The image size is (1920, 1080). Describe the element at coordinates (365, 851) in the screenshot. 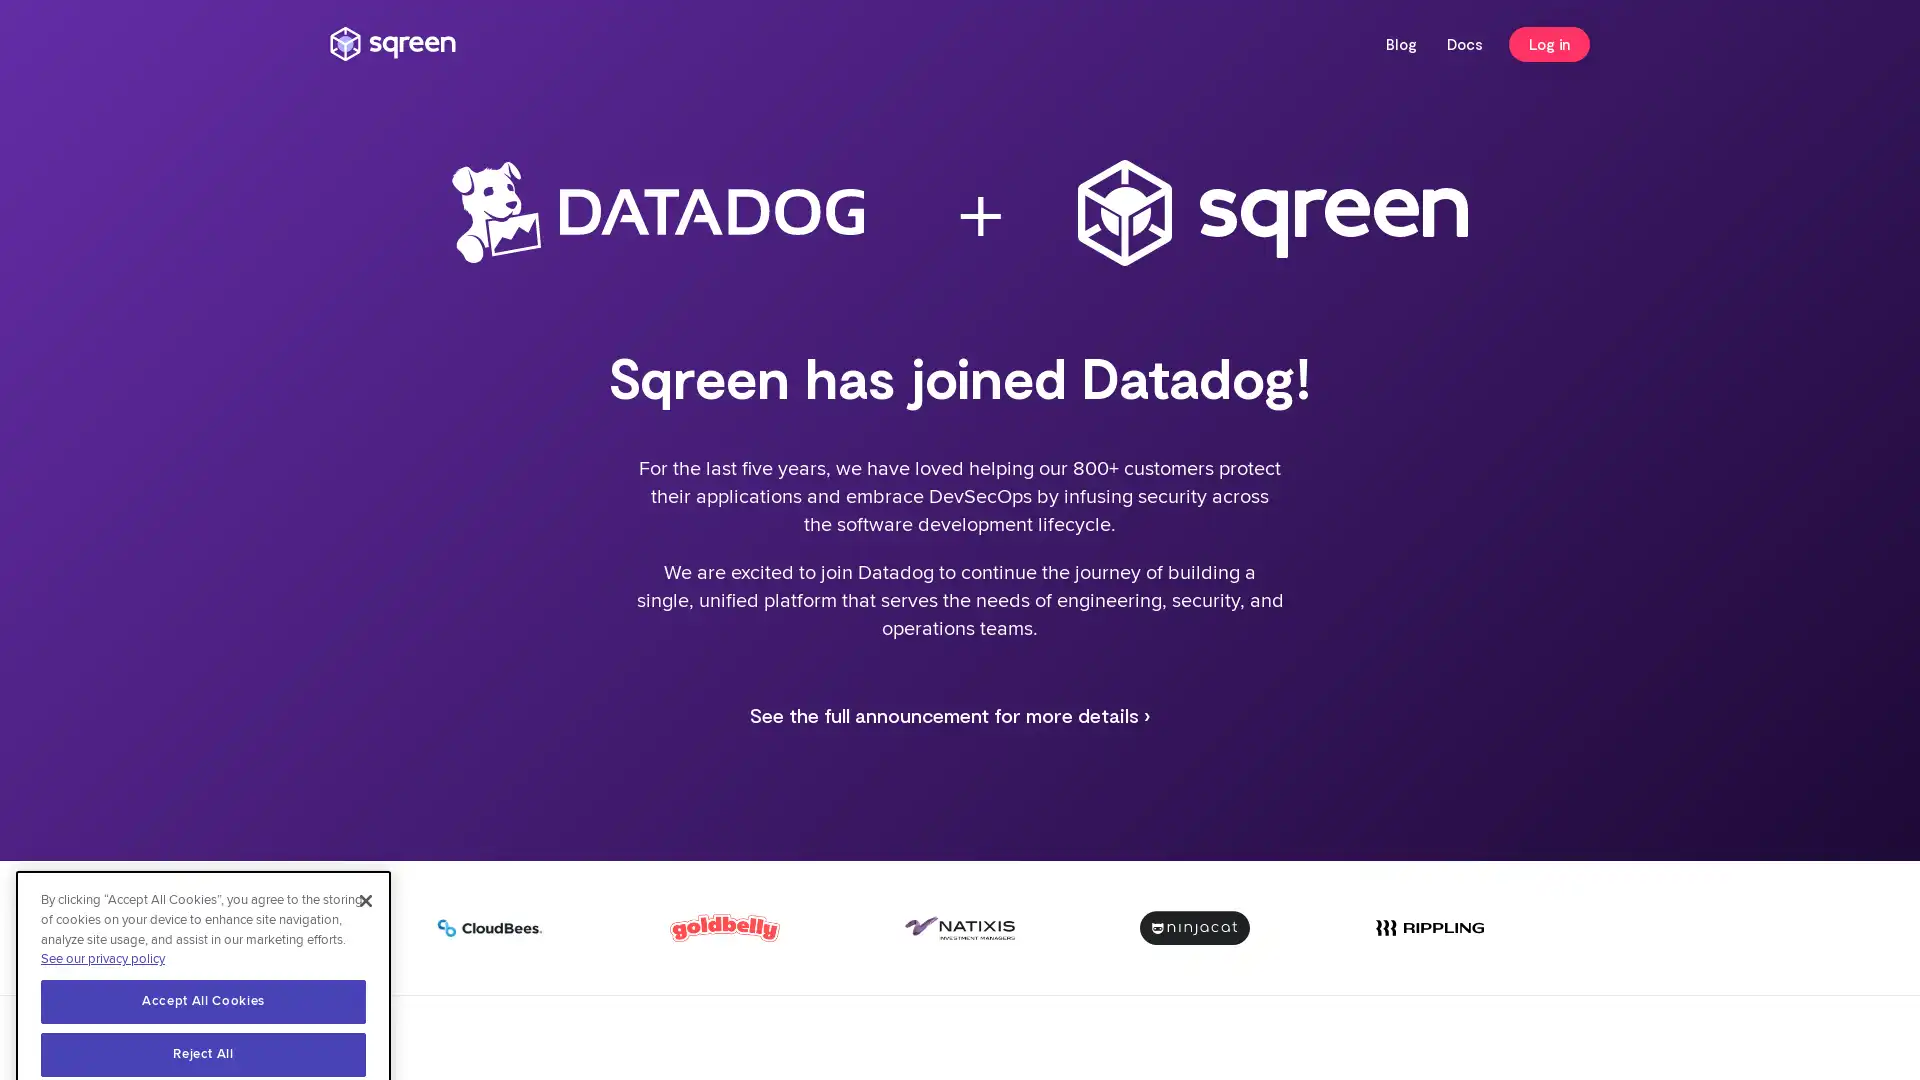

I see `Close` at that location.